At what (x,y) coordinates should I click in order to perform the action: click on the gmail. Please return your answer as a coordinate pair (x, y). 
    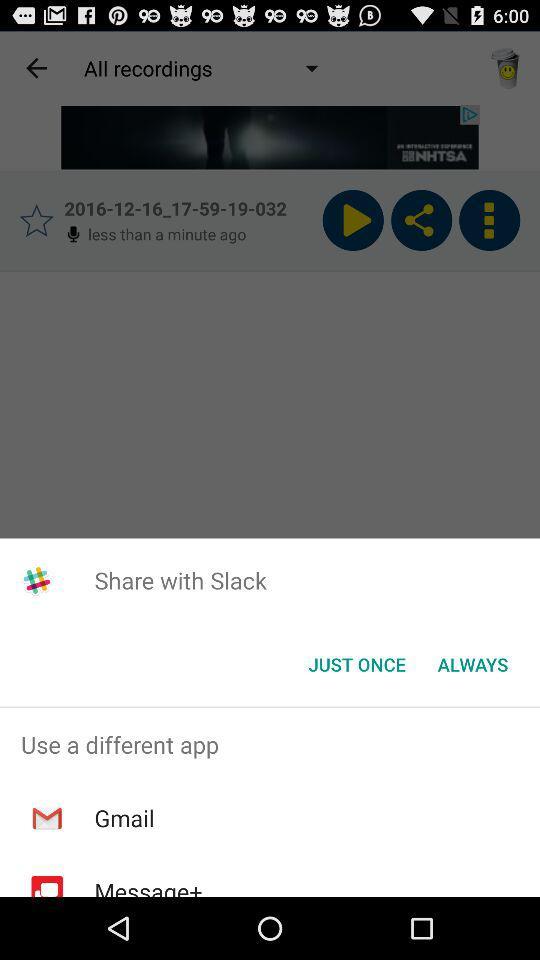
    Looking at the image, I should click on (124, 818).